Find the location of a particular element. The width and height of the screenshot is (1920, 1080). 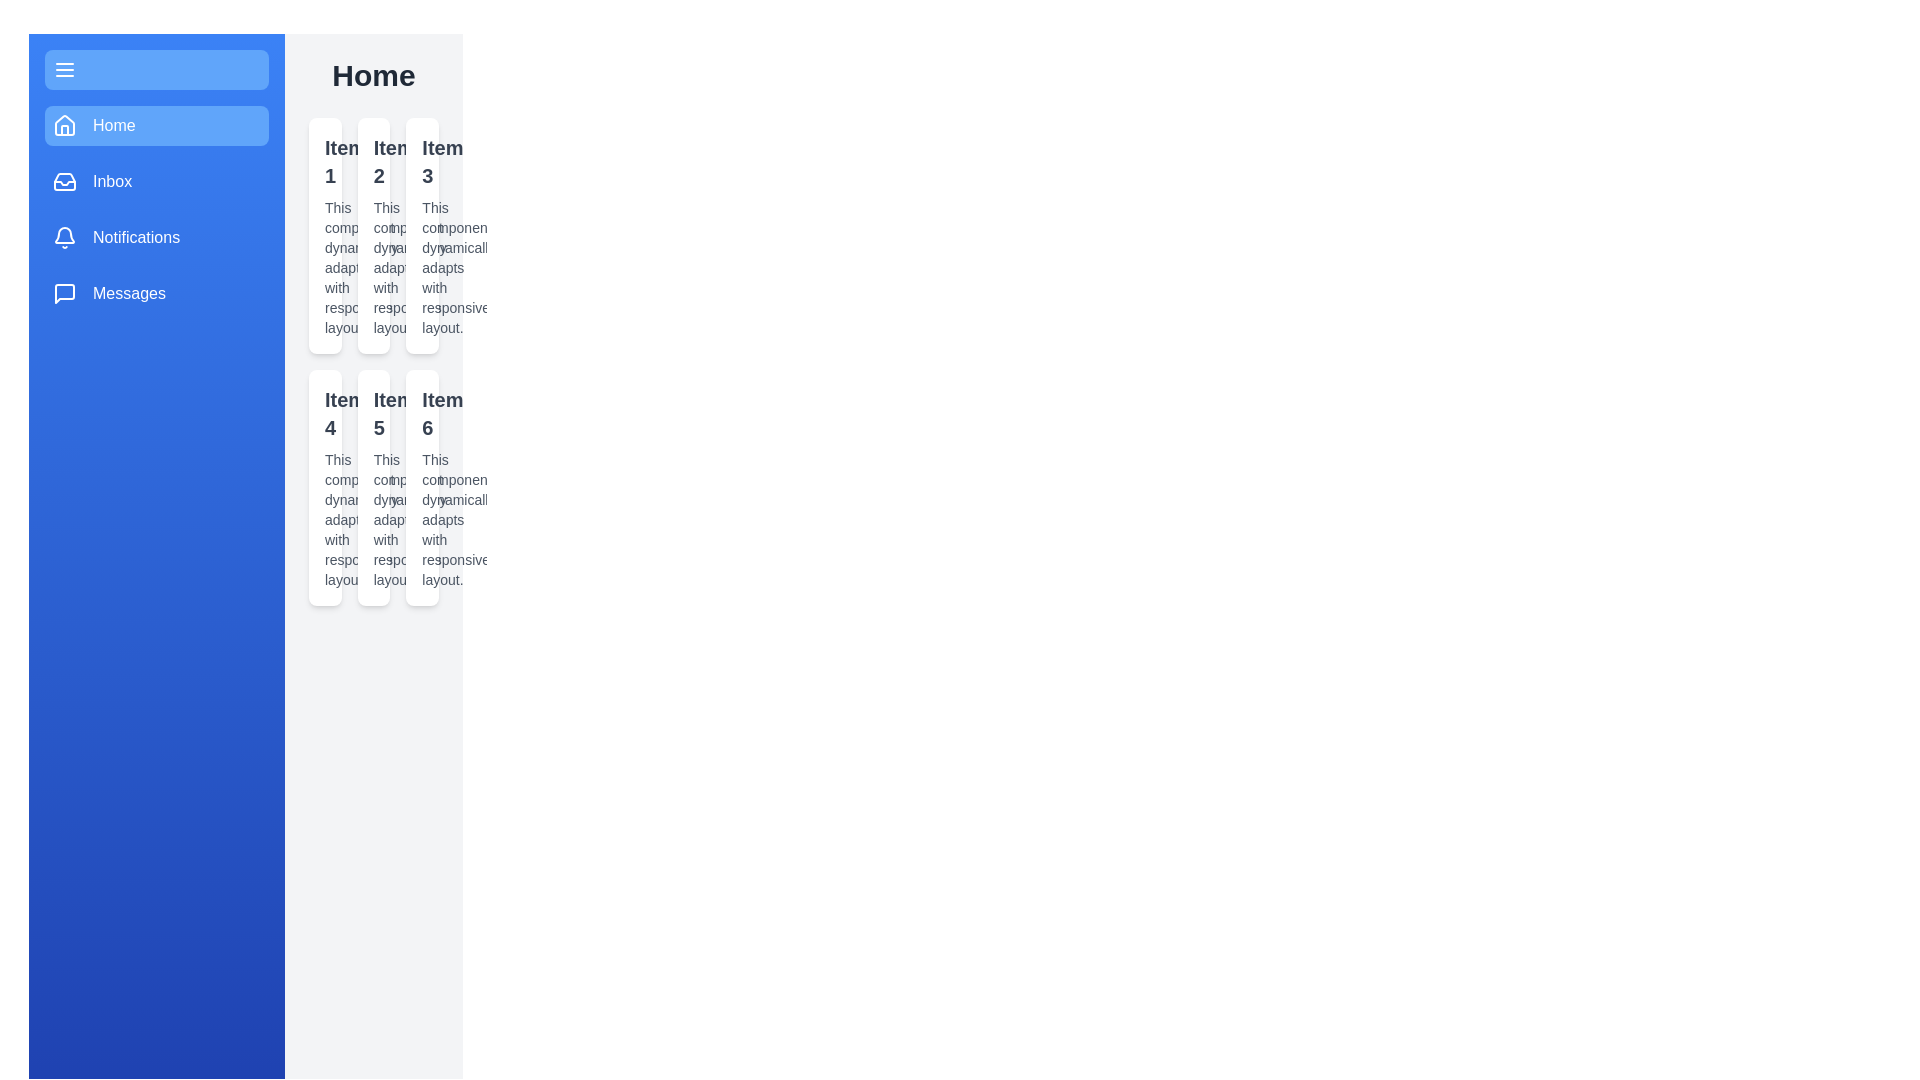

the informational card located in the bottom row, middle column of the grid layout, which displays a heading and a brief description is located at coordinates (374, 488).